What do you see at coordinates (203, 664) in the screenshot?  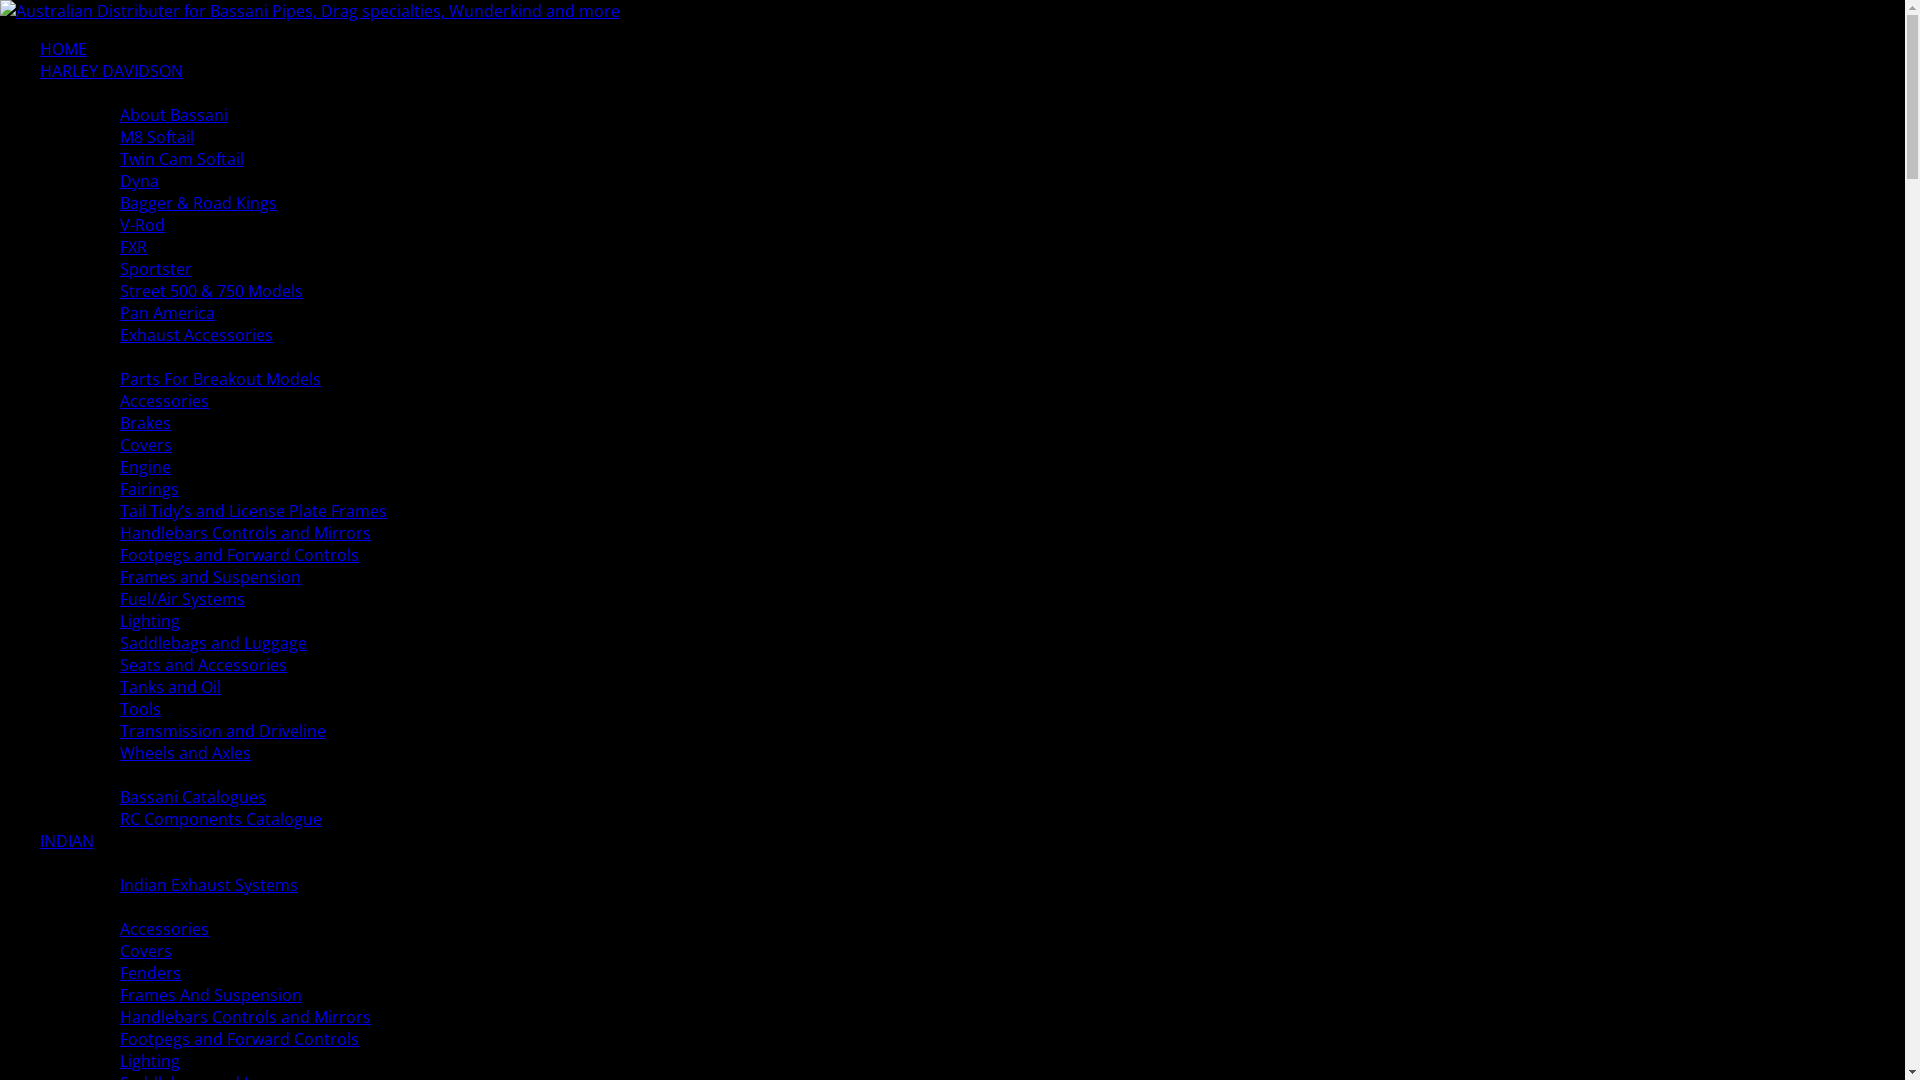 I see `'Seats and Accessories'` at bounding box center [203, 664].